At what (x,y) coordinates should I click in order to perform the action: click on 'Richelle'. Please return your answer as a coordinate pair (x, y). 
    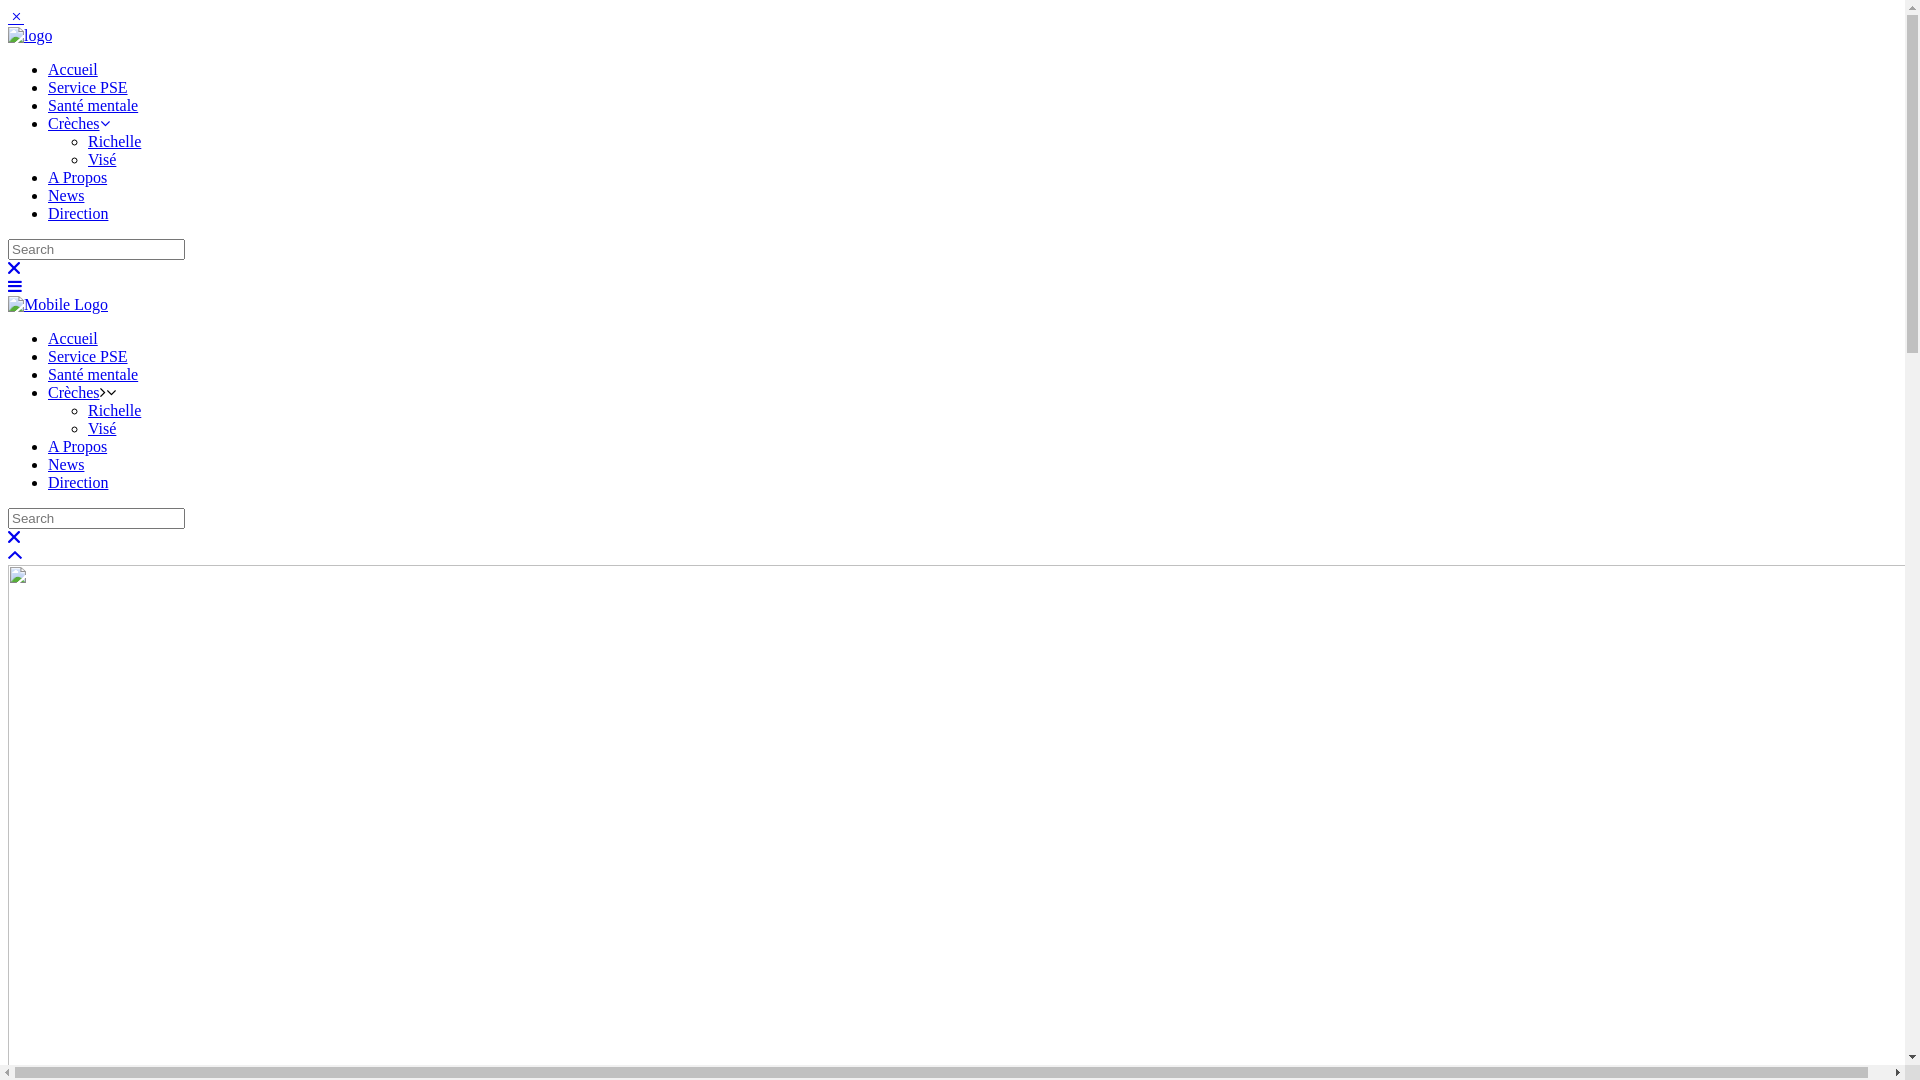
    Looking at the image, I should click on (113, 140).